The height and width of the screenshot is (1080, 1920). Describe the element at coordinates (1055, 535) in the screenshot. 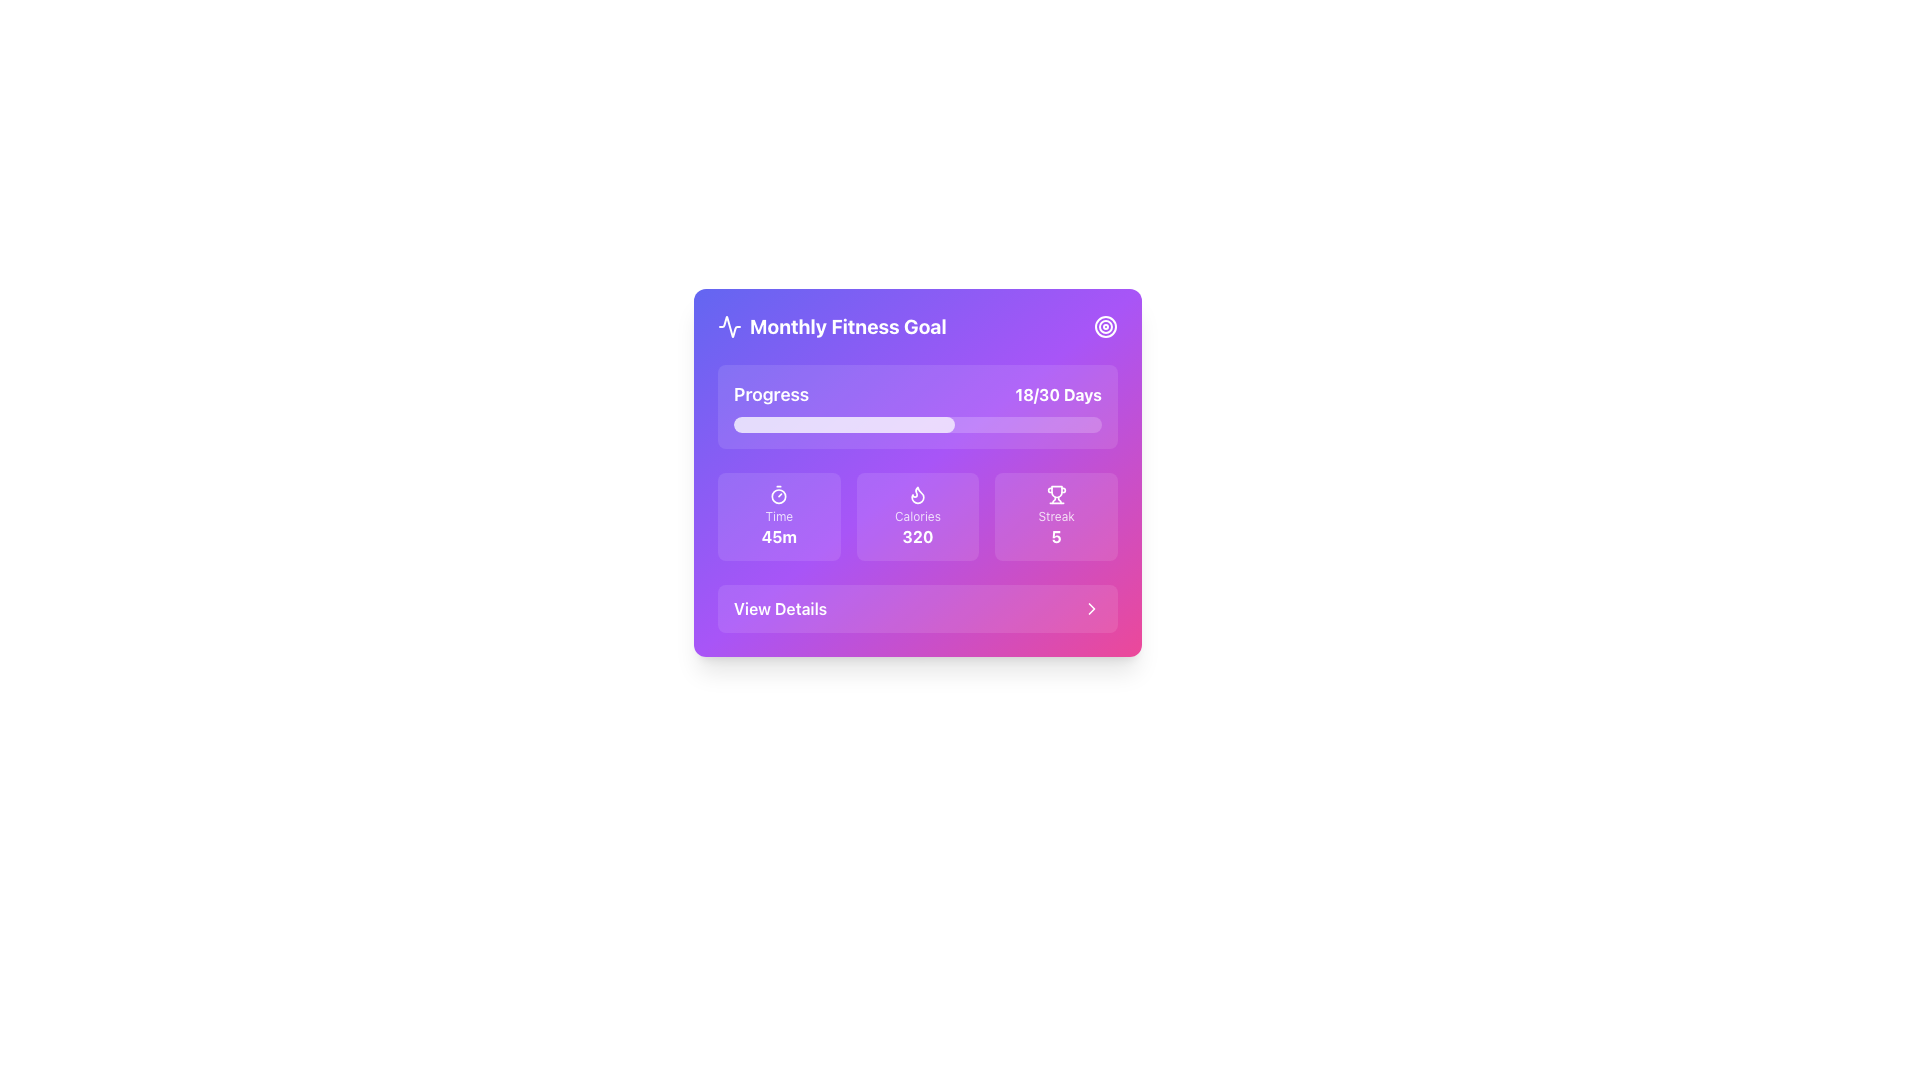

I see `the streak count displayed in the Text Display, which is centrally aligned below the 'Streak' label and above a trophy icon` at that location.